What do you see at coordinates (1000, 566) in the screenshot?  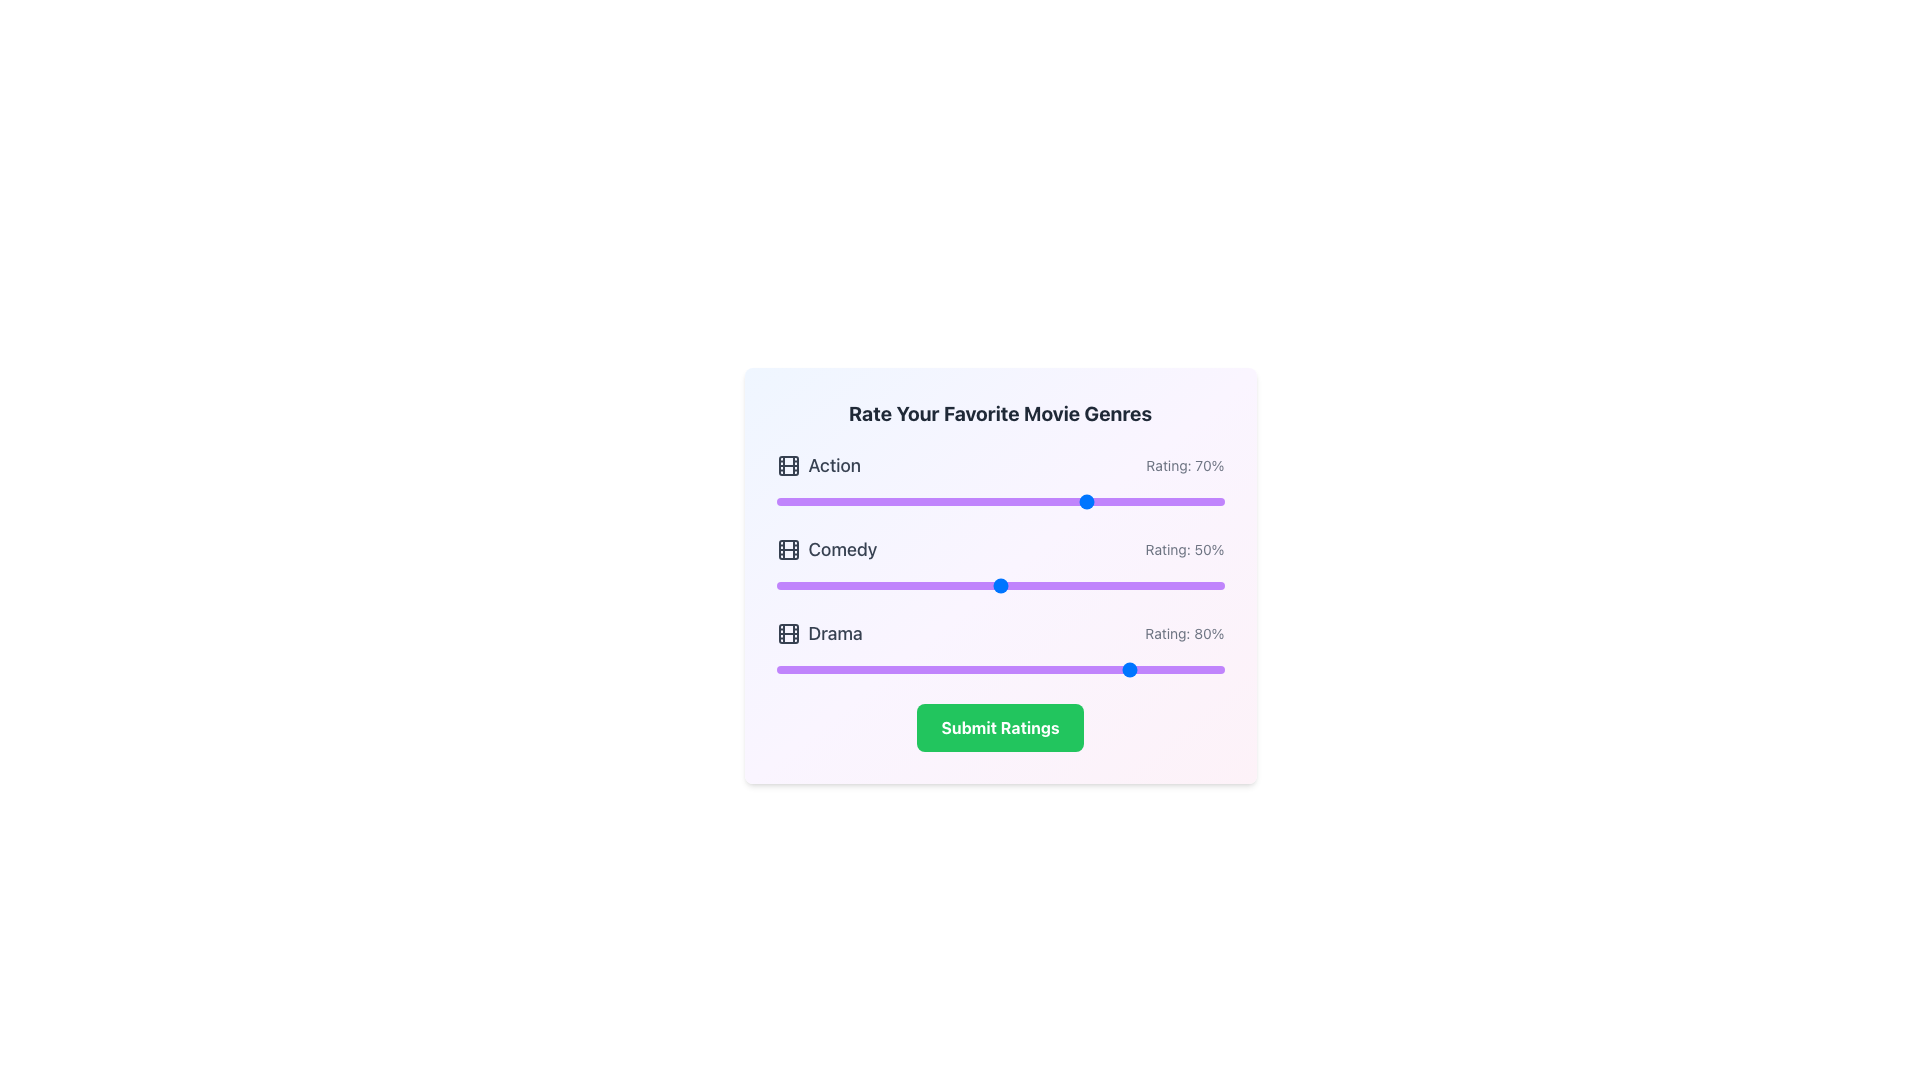 I see `the horizontal purple rating bar with a blue circular slider handle located beneath the text 'Comedy' and next to 'Rating: 50%'` at bounding box center [1000, 566].